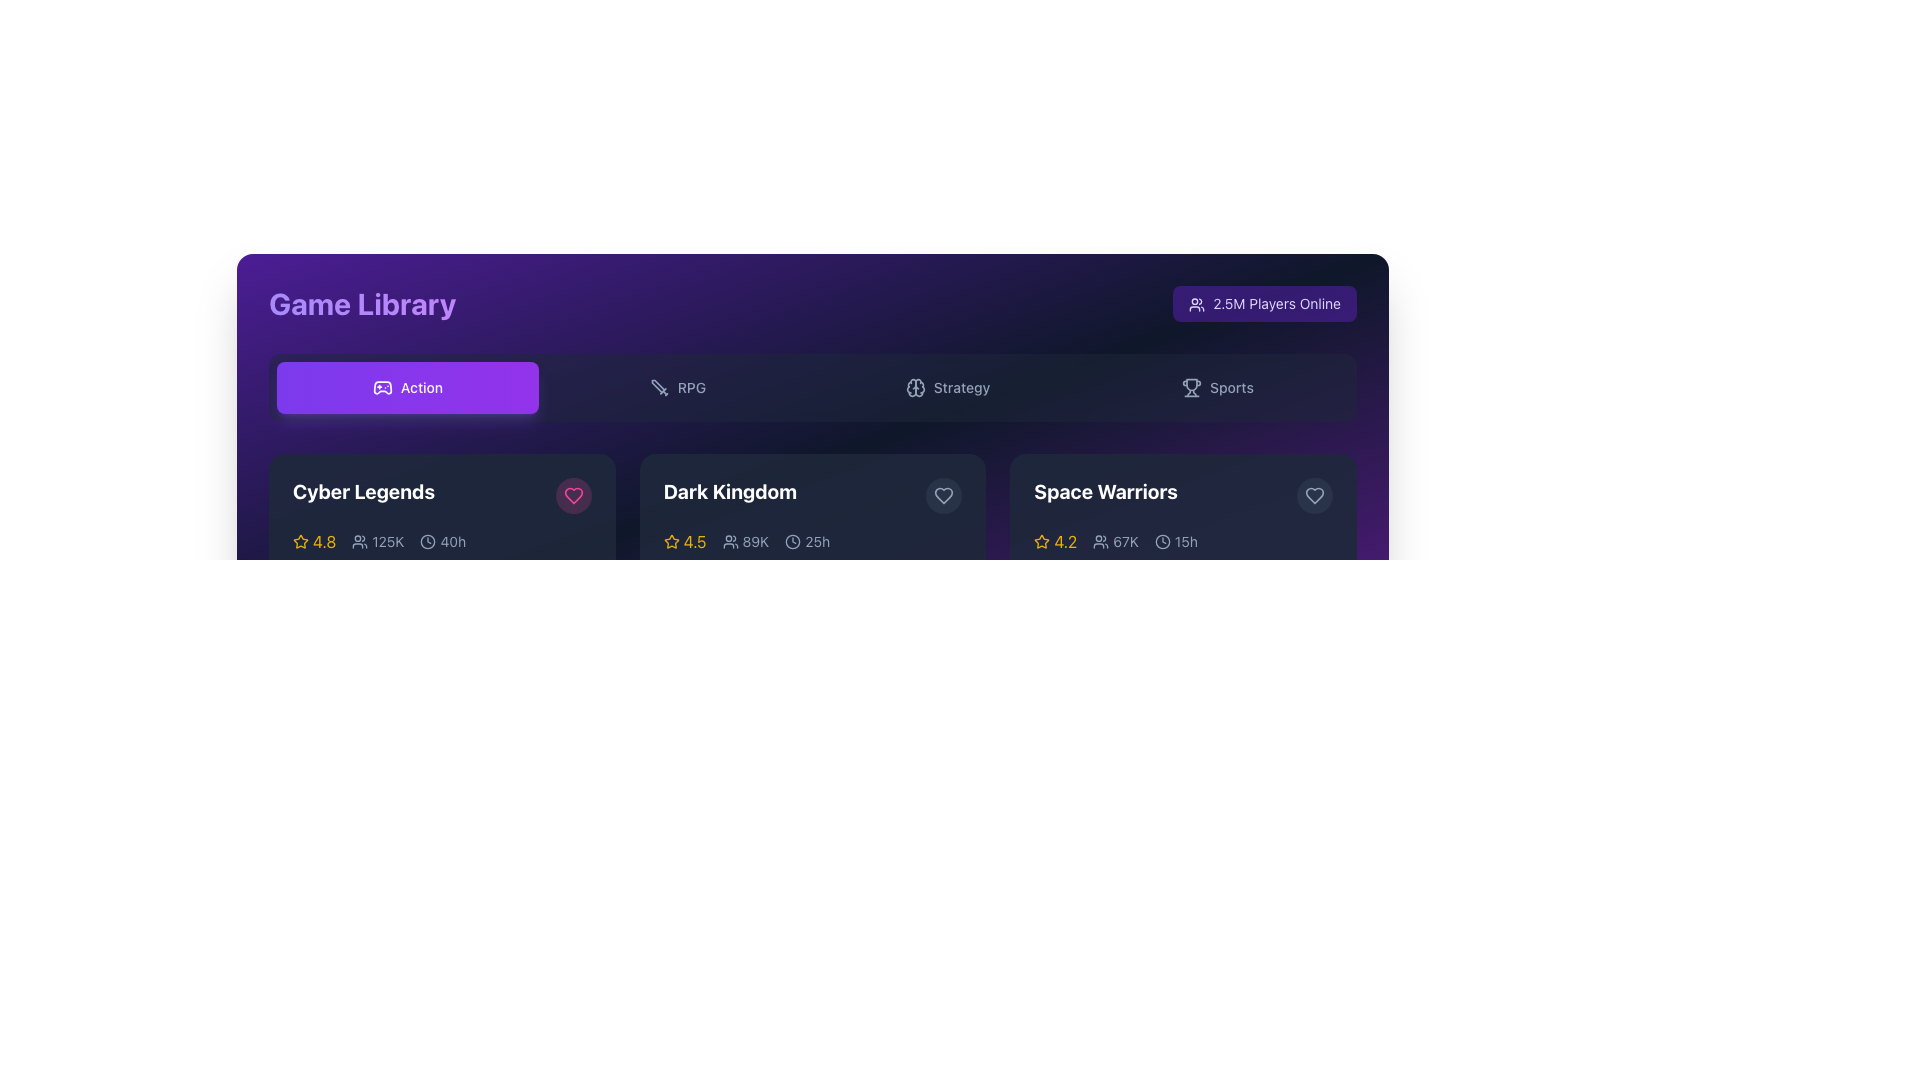 The width and height of the screenshot is (1920, 1080). What do you see at coordinates (1192, 388) in the screenshot?
I see `the trophy-shaped SVG icon located to the left of the 'Sports' text in the dark-themed UI` at bounding box center [1192, 388].